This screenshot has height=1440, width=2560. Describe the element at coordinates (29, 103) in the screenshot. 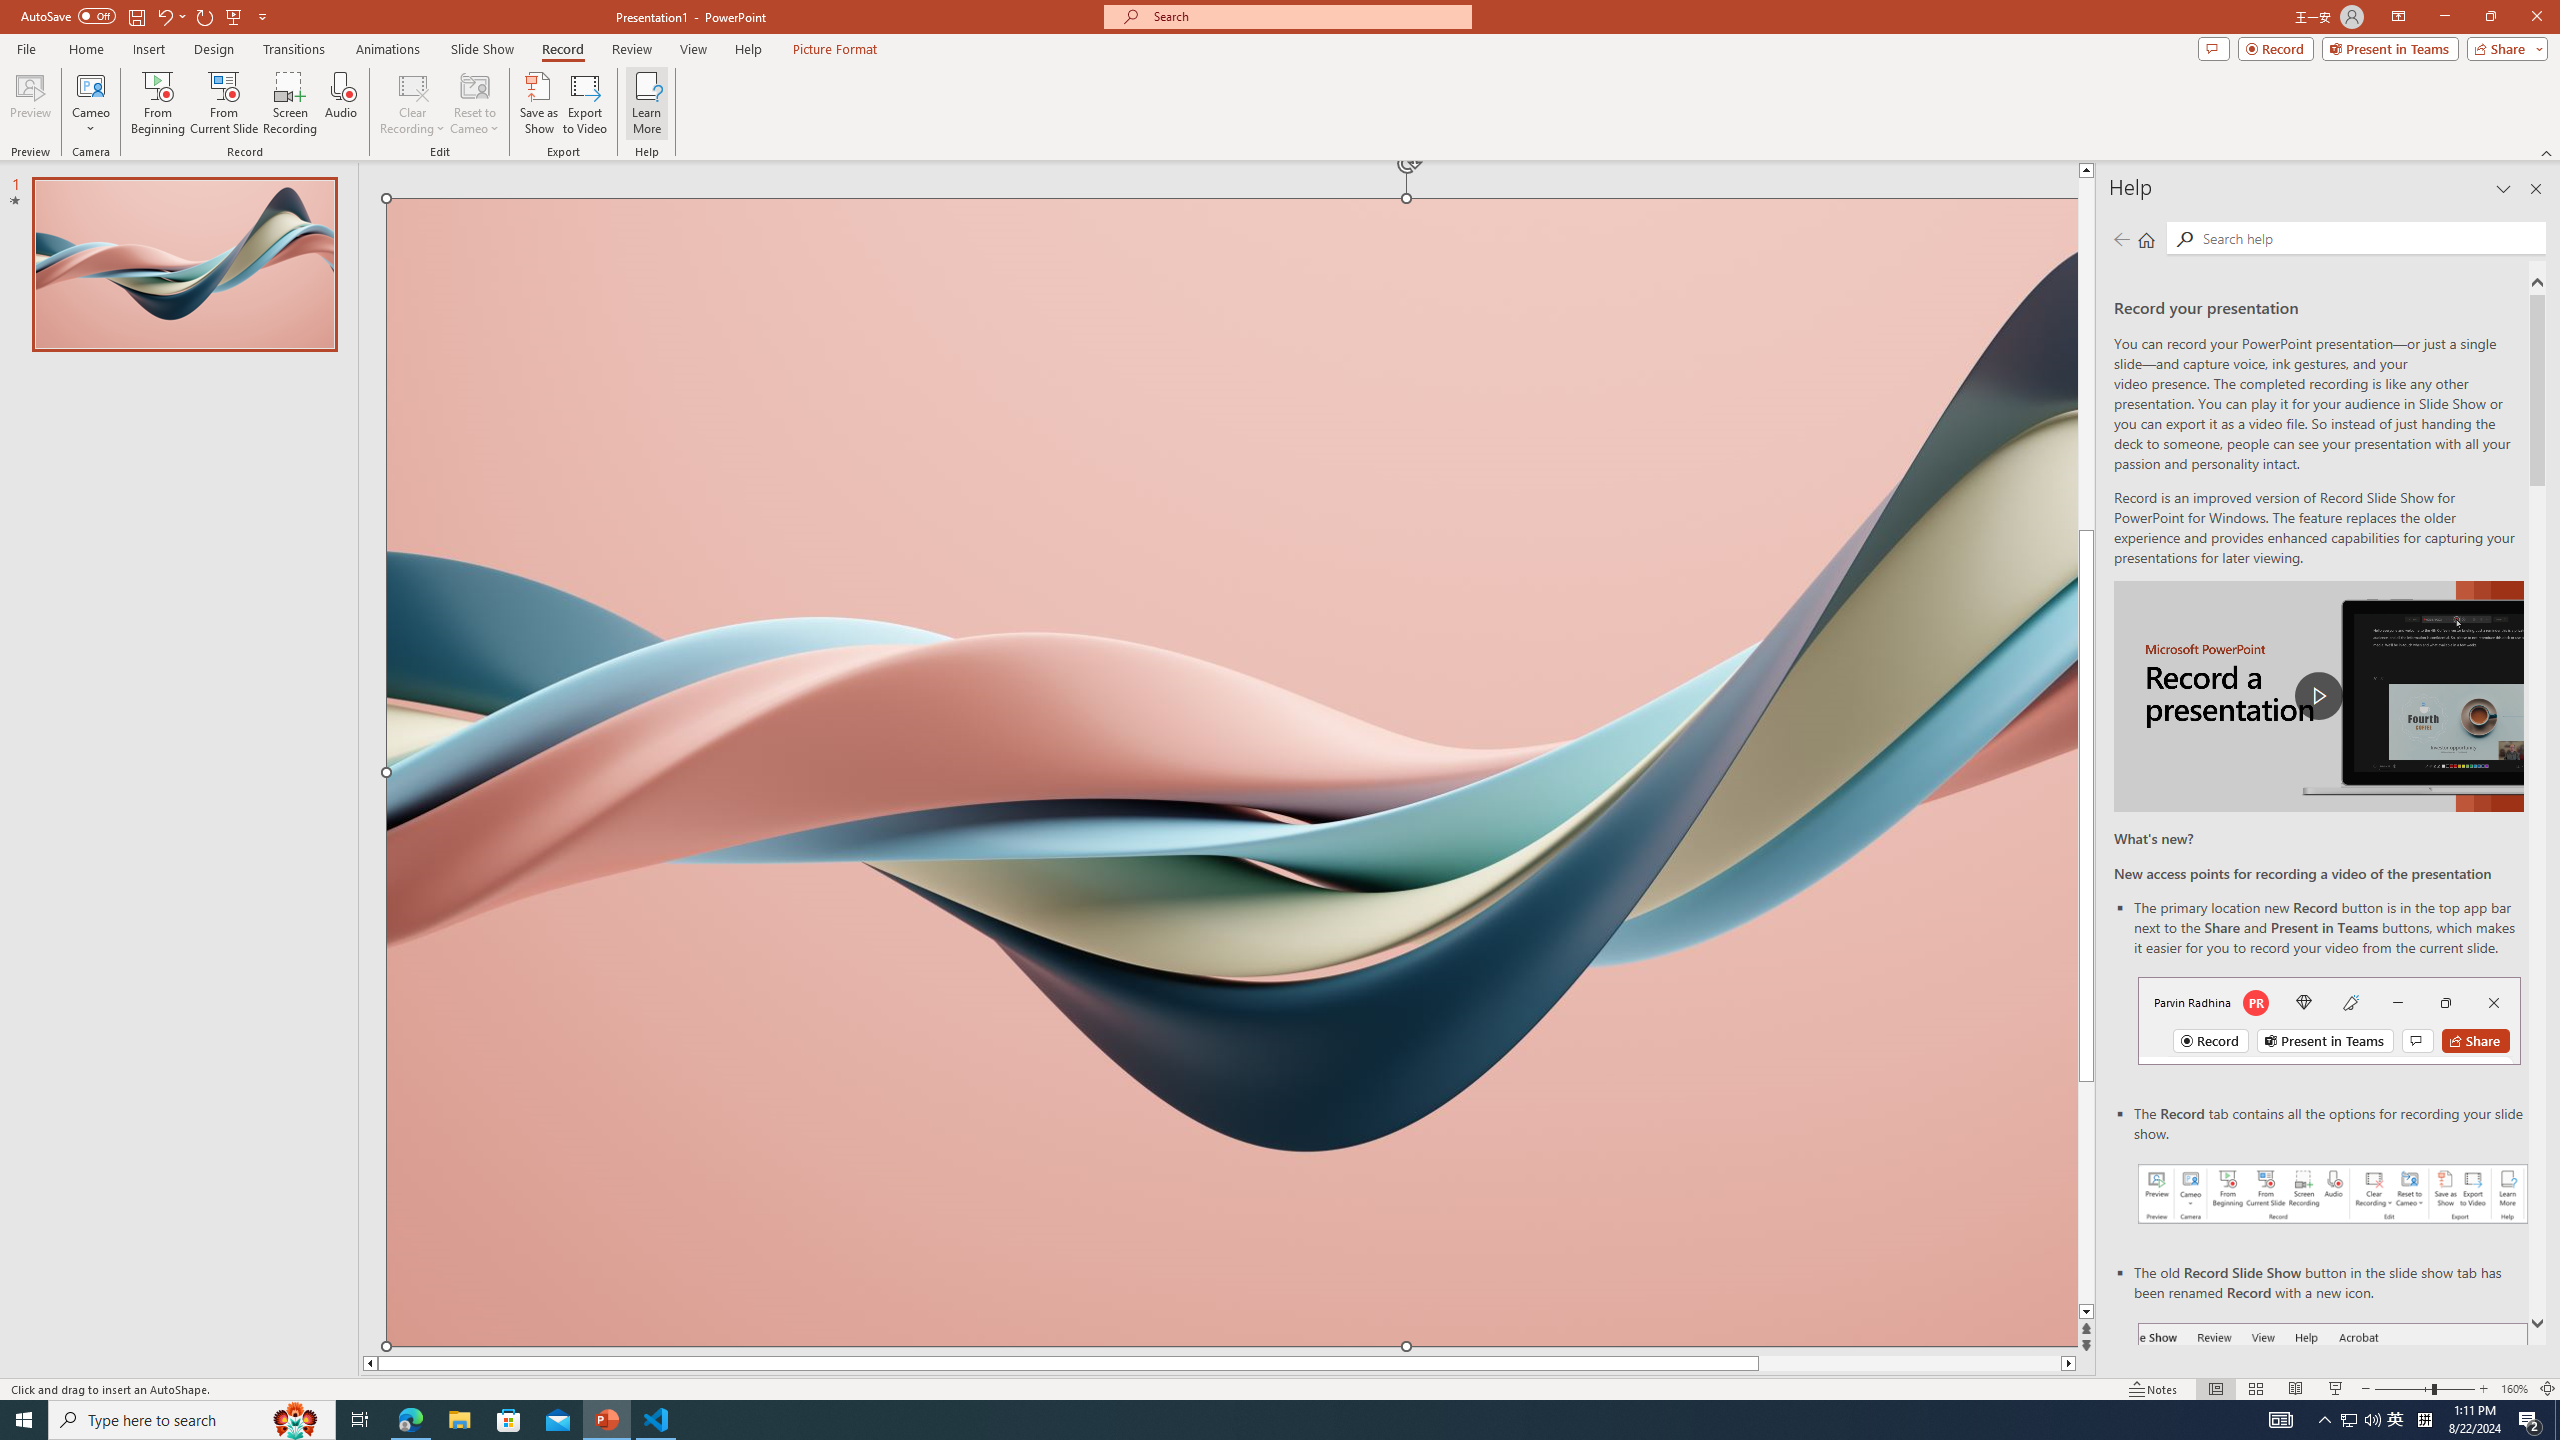

I see `'Preview'` at that location.